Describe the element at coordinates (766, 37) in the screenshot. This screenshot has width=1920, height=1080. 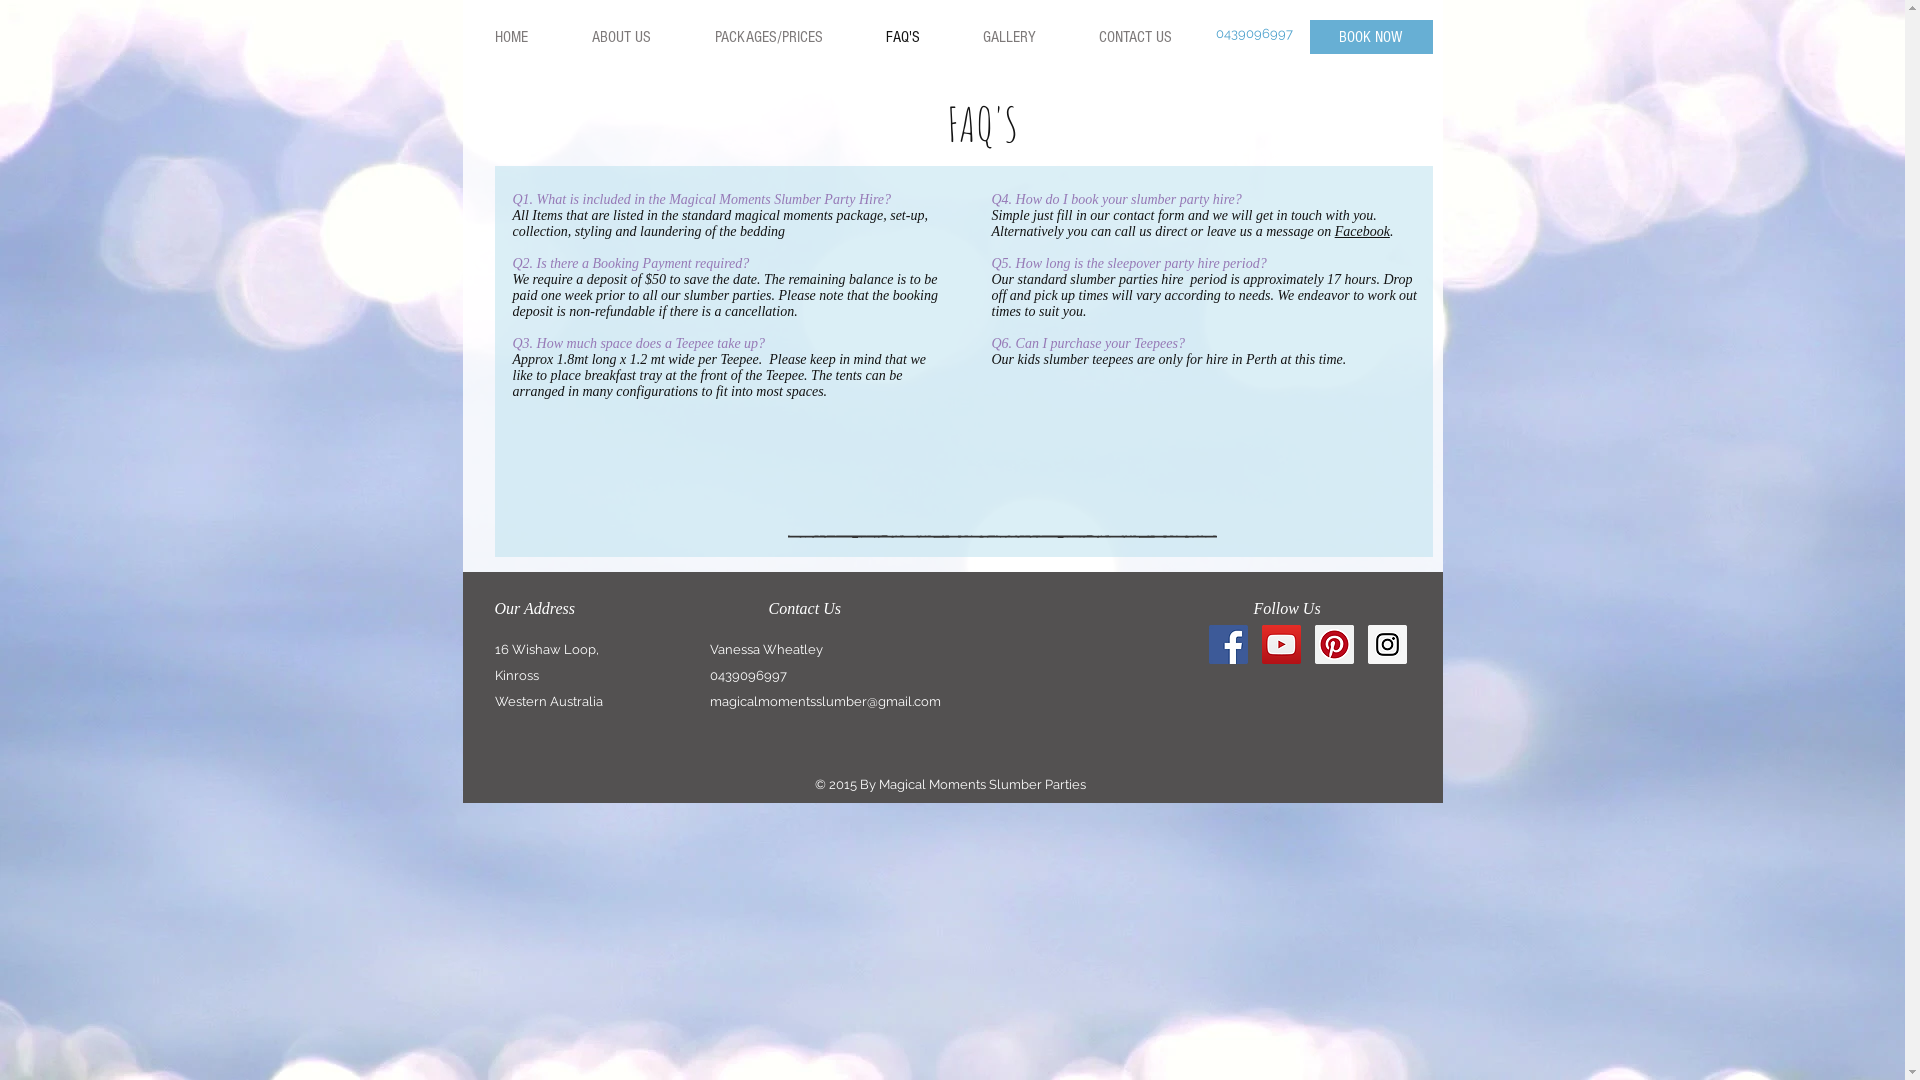
I see `'PACKAGES/PRICES'` at that location.